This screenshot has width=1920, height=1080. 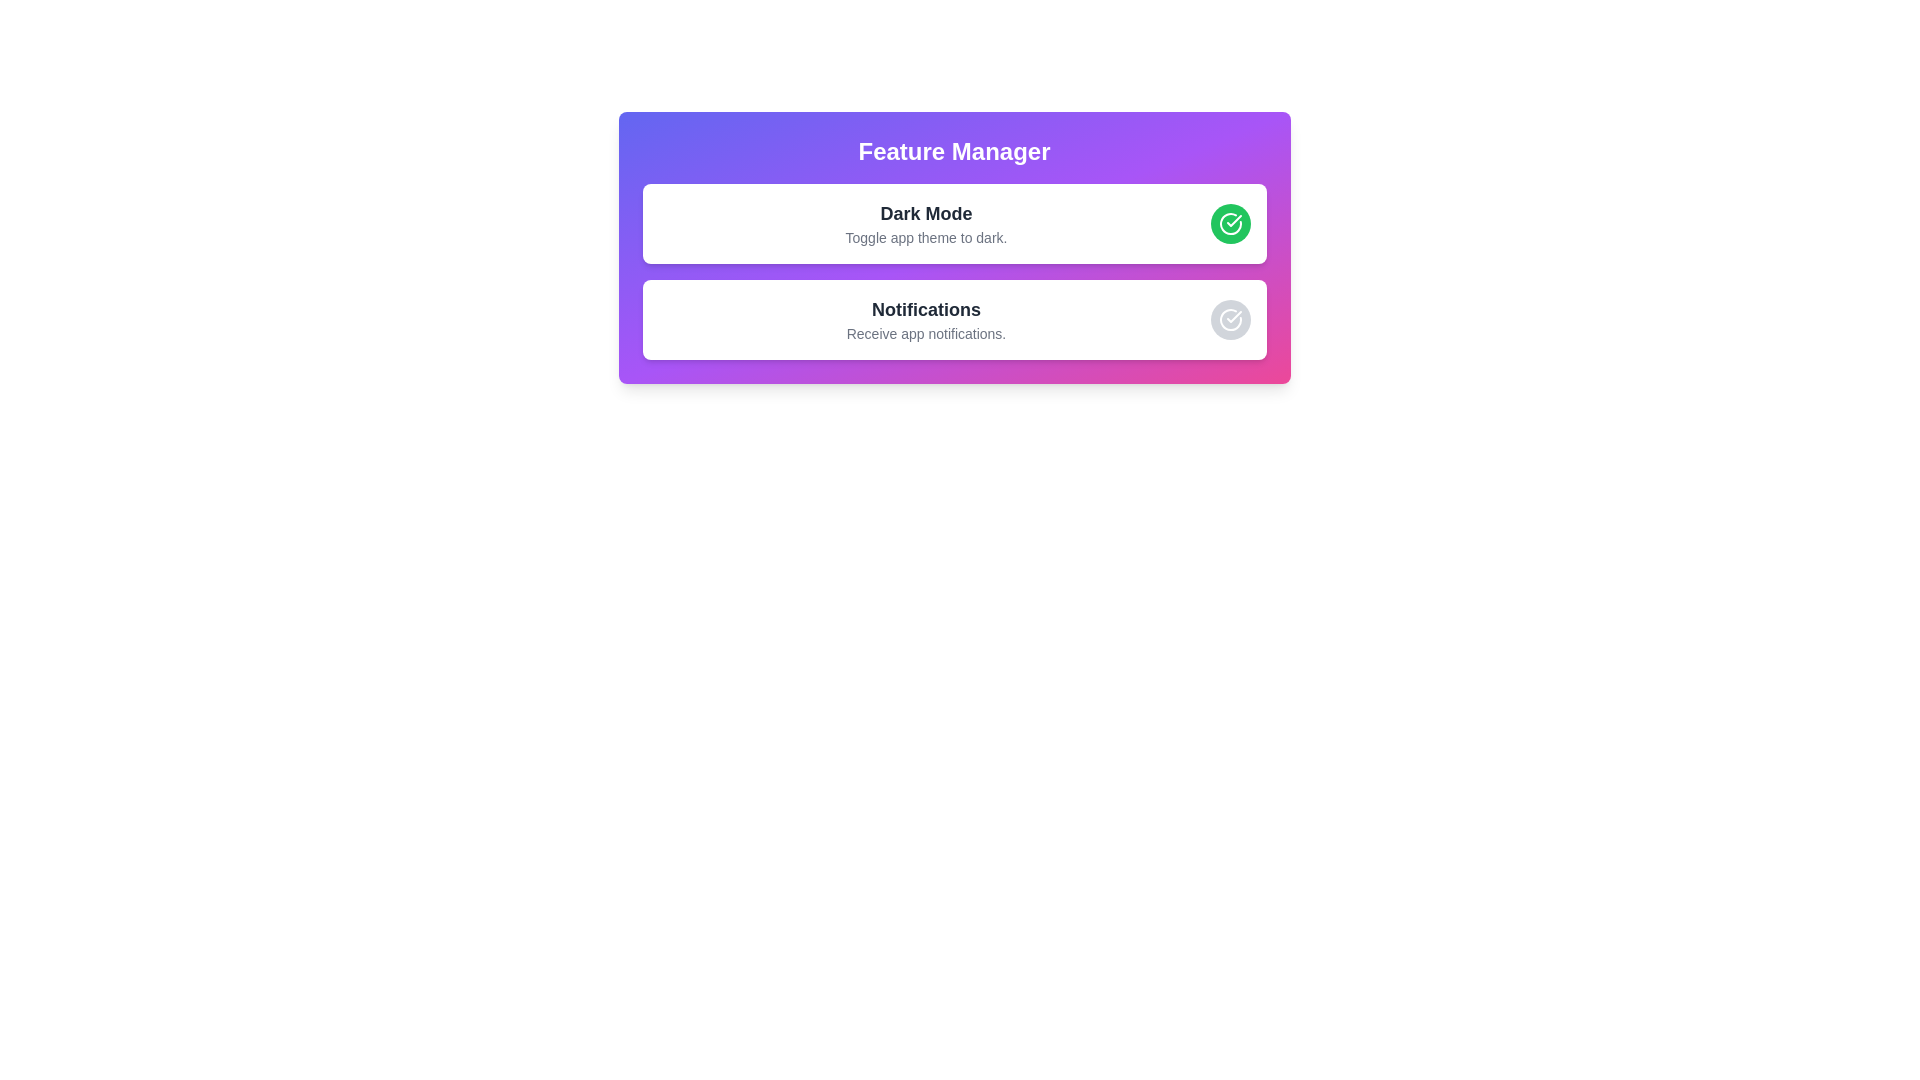 I want to click on the green checkmark icon within the circular boundary on the right side of the 'Dark Mode' toggle UI, so click(x=1232, y=220).